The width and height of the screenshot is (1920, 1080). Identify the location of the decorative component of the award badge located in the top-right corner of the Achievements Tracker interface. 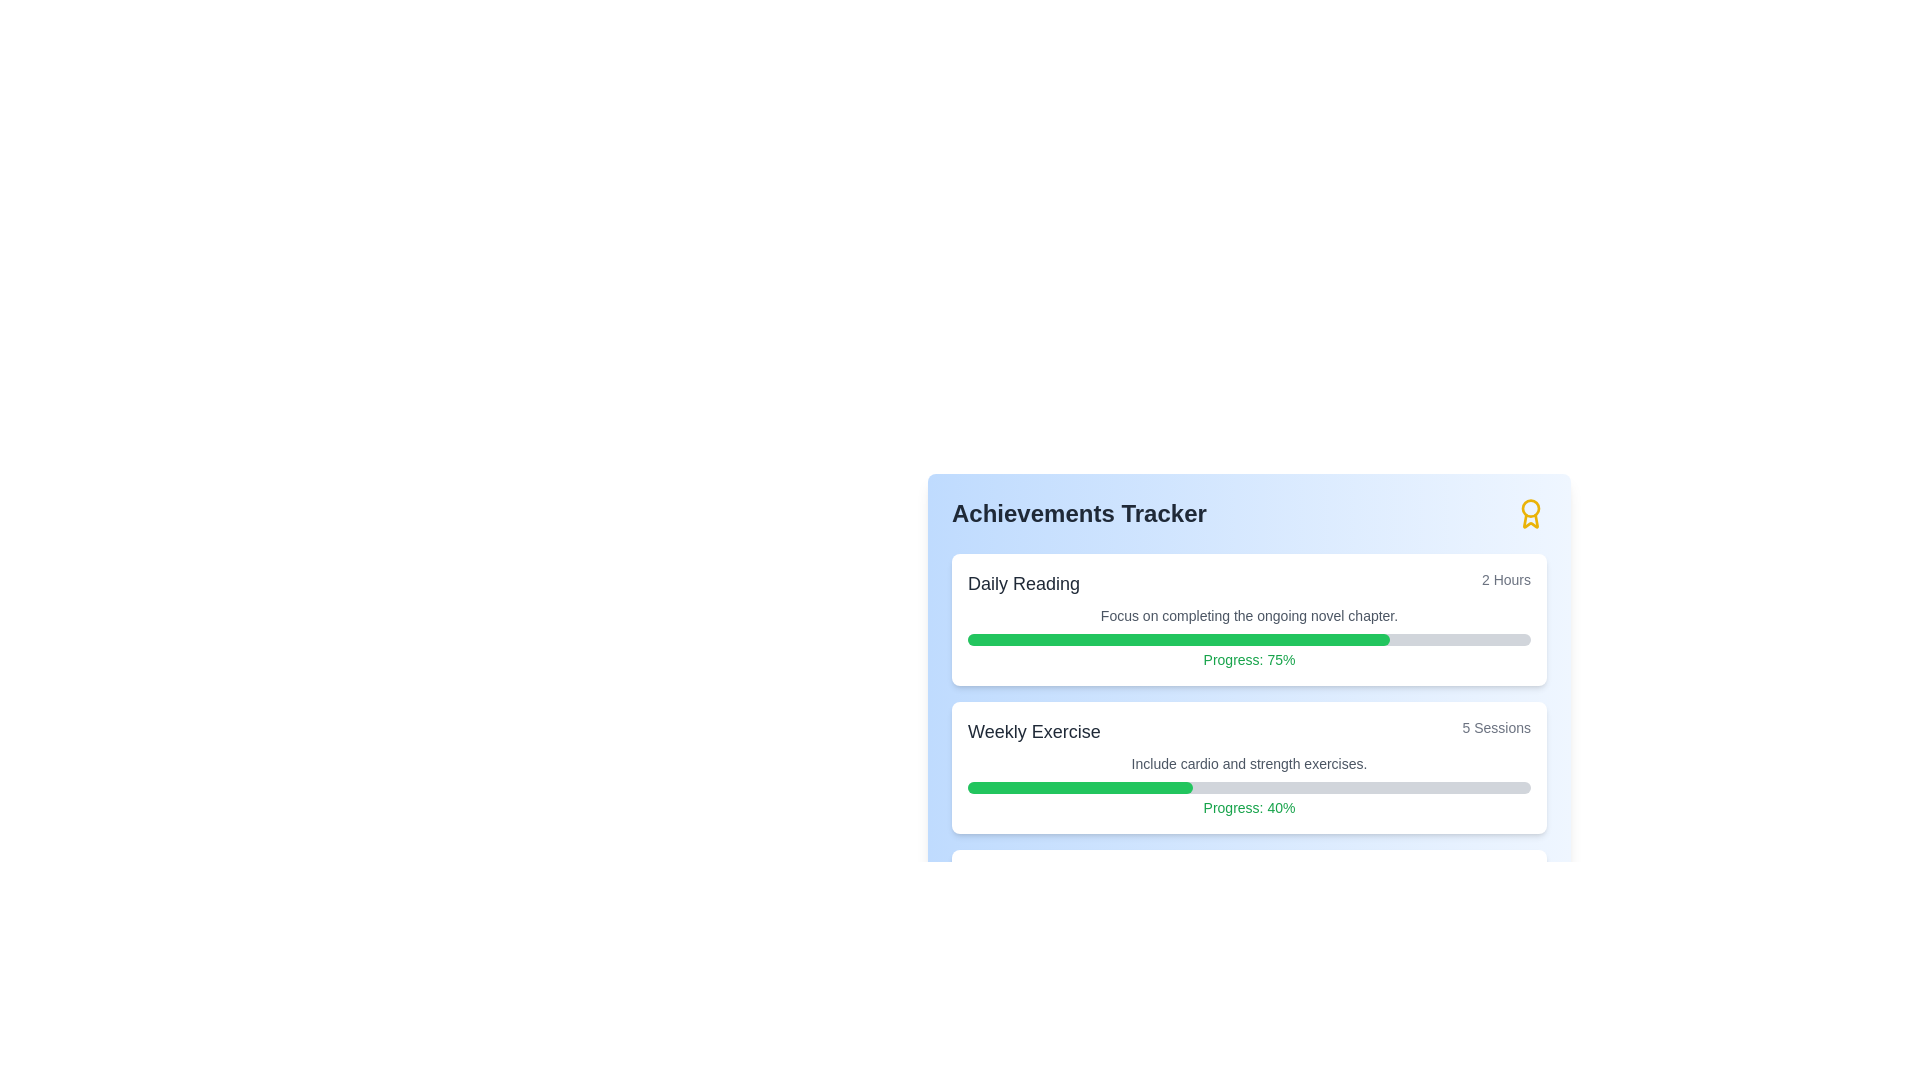
(1530, 507).